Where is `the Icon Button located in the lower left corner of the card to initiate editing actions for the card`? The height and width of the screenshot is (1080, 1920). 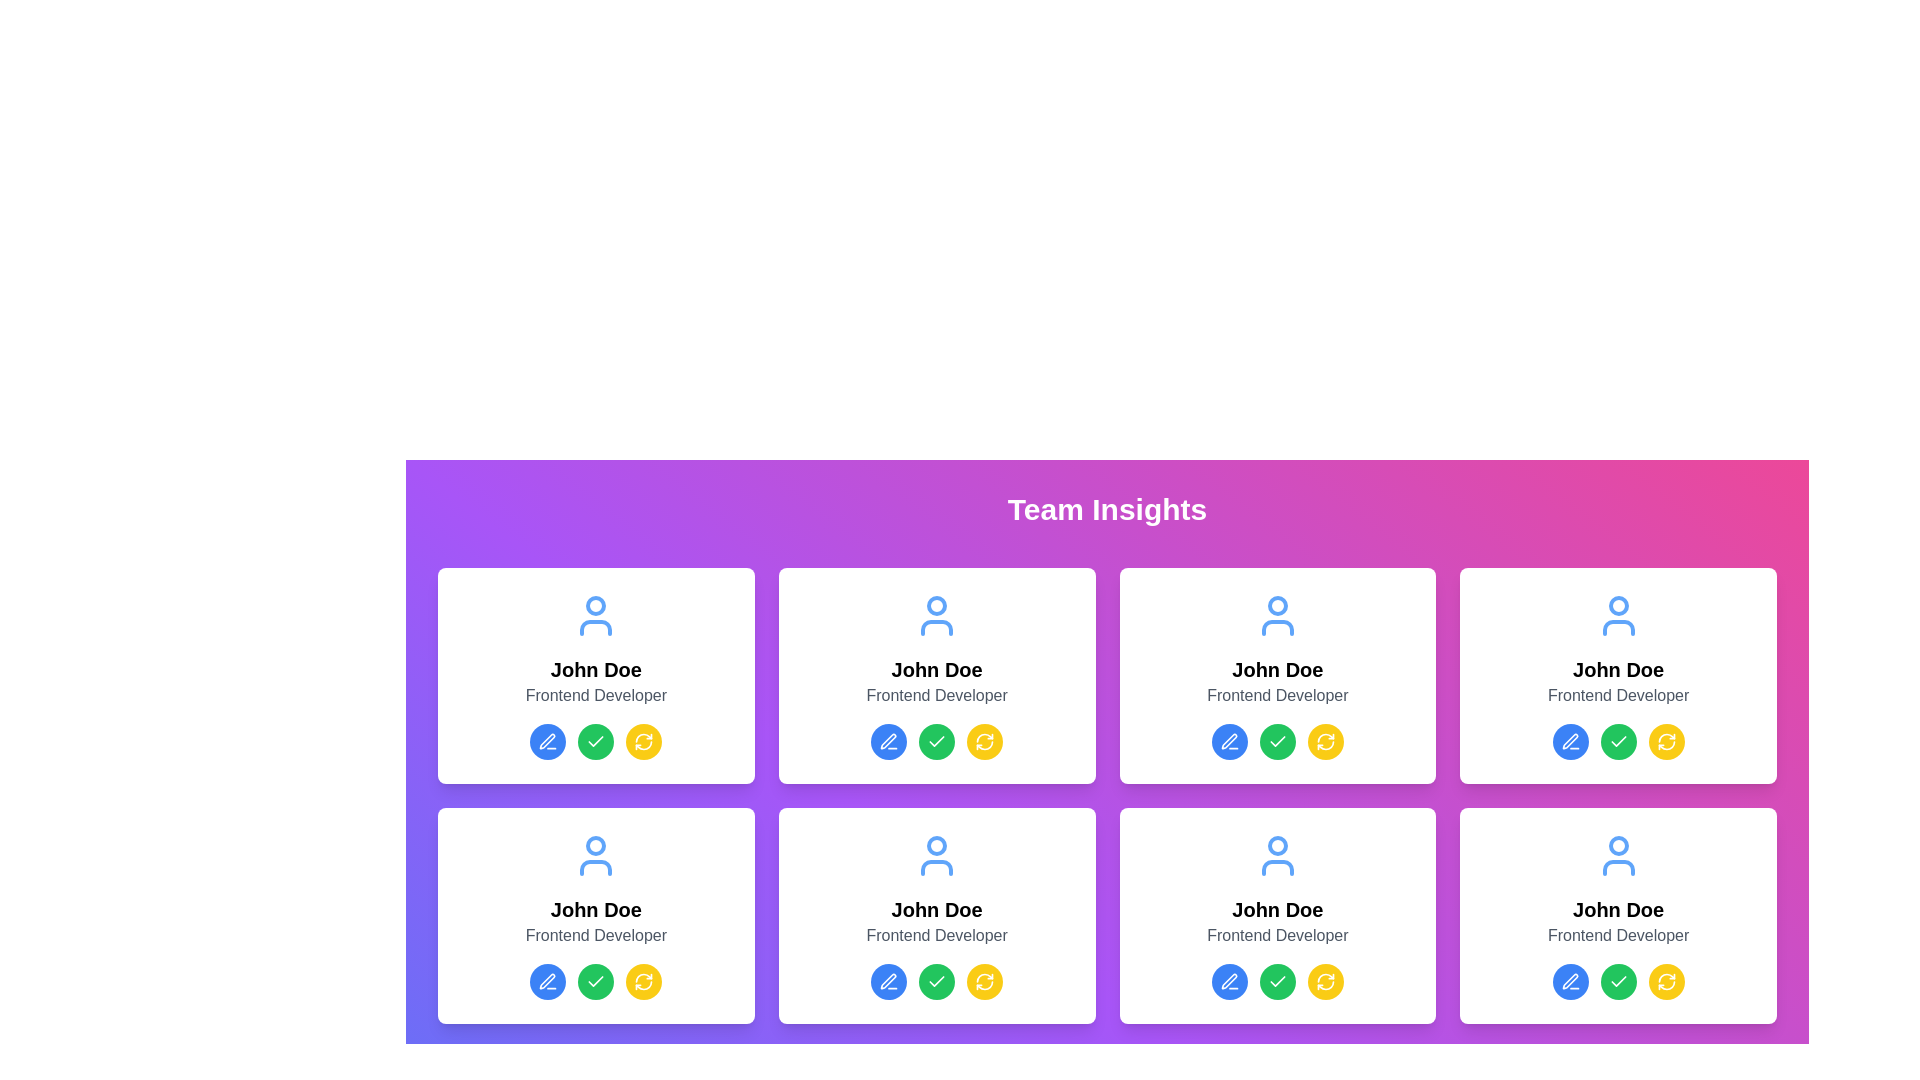 the Icon Button located in the lower left corner of the card to initiate editing actions for the card is located at coordinates (548, 741).